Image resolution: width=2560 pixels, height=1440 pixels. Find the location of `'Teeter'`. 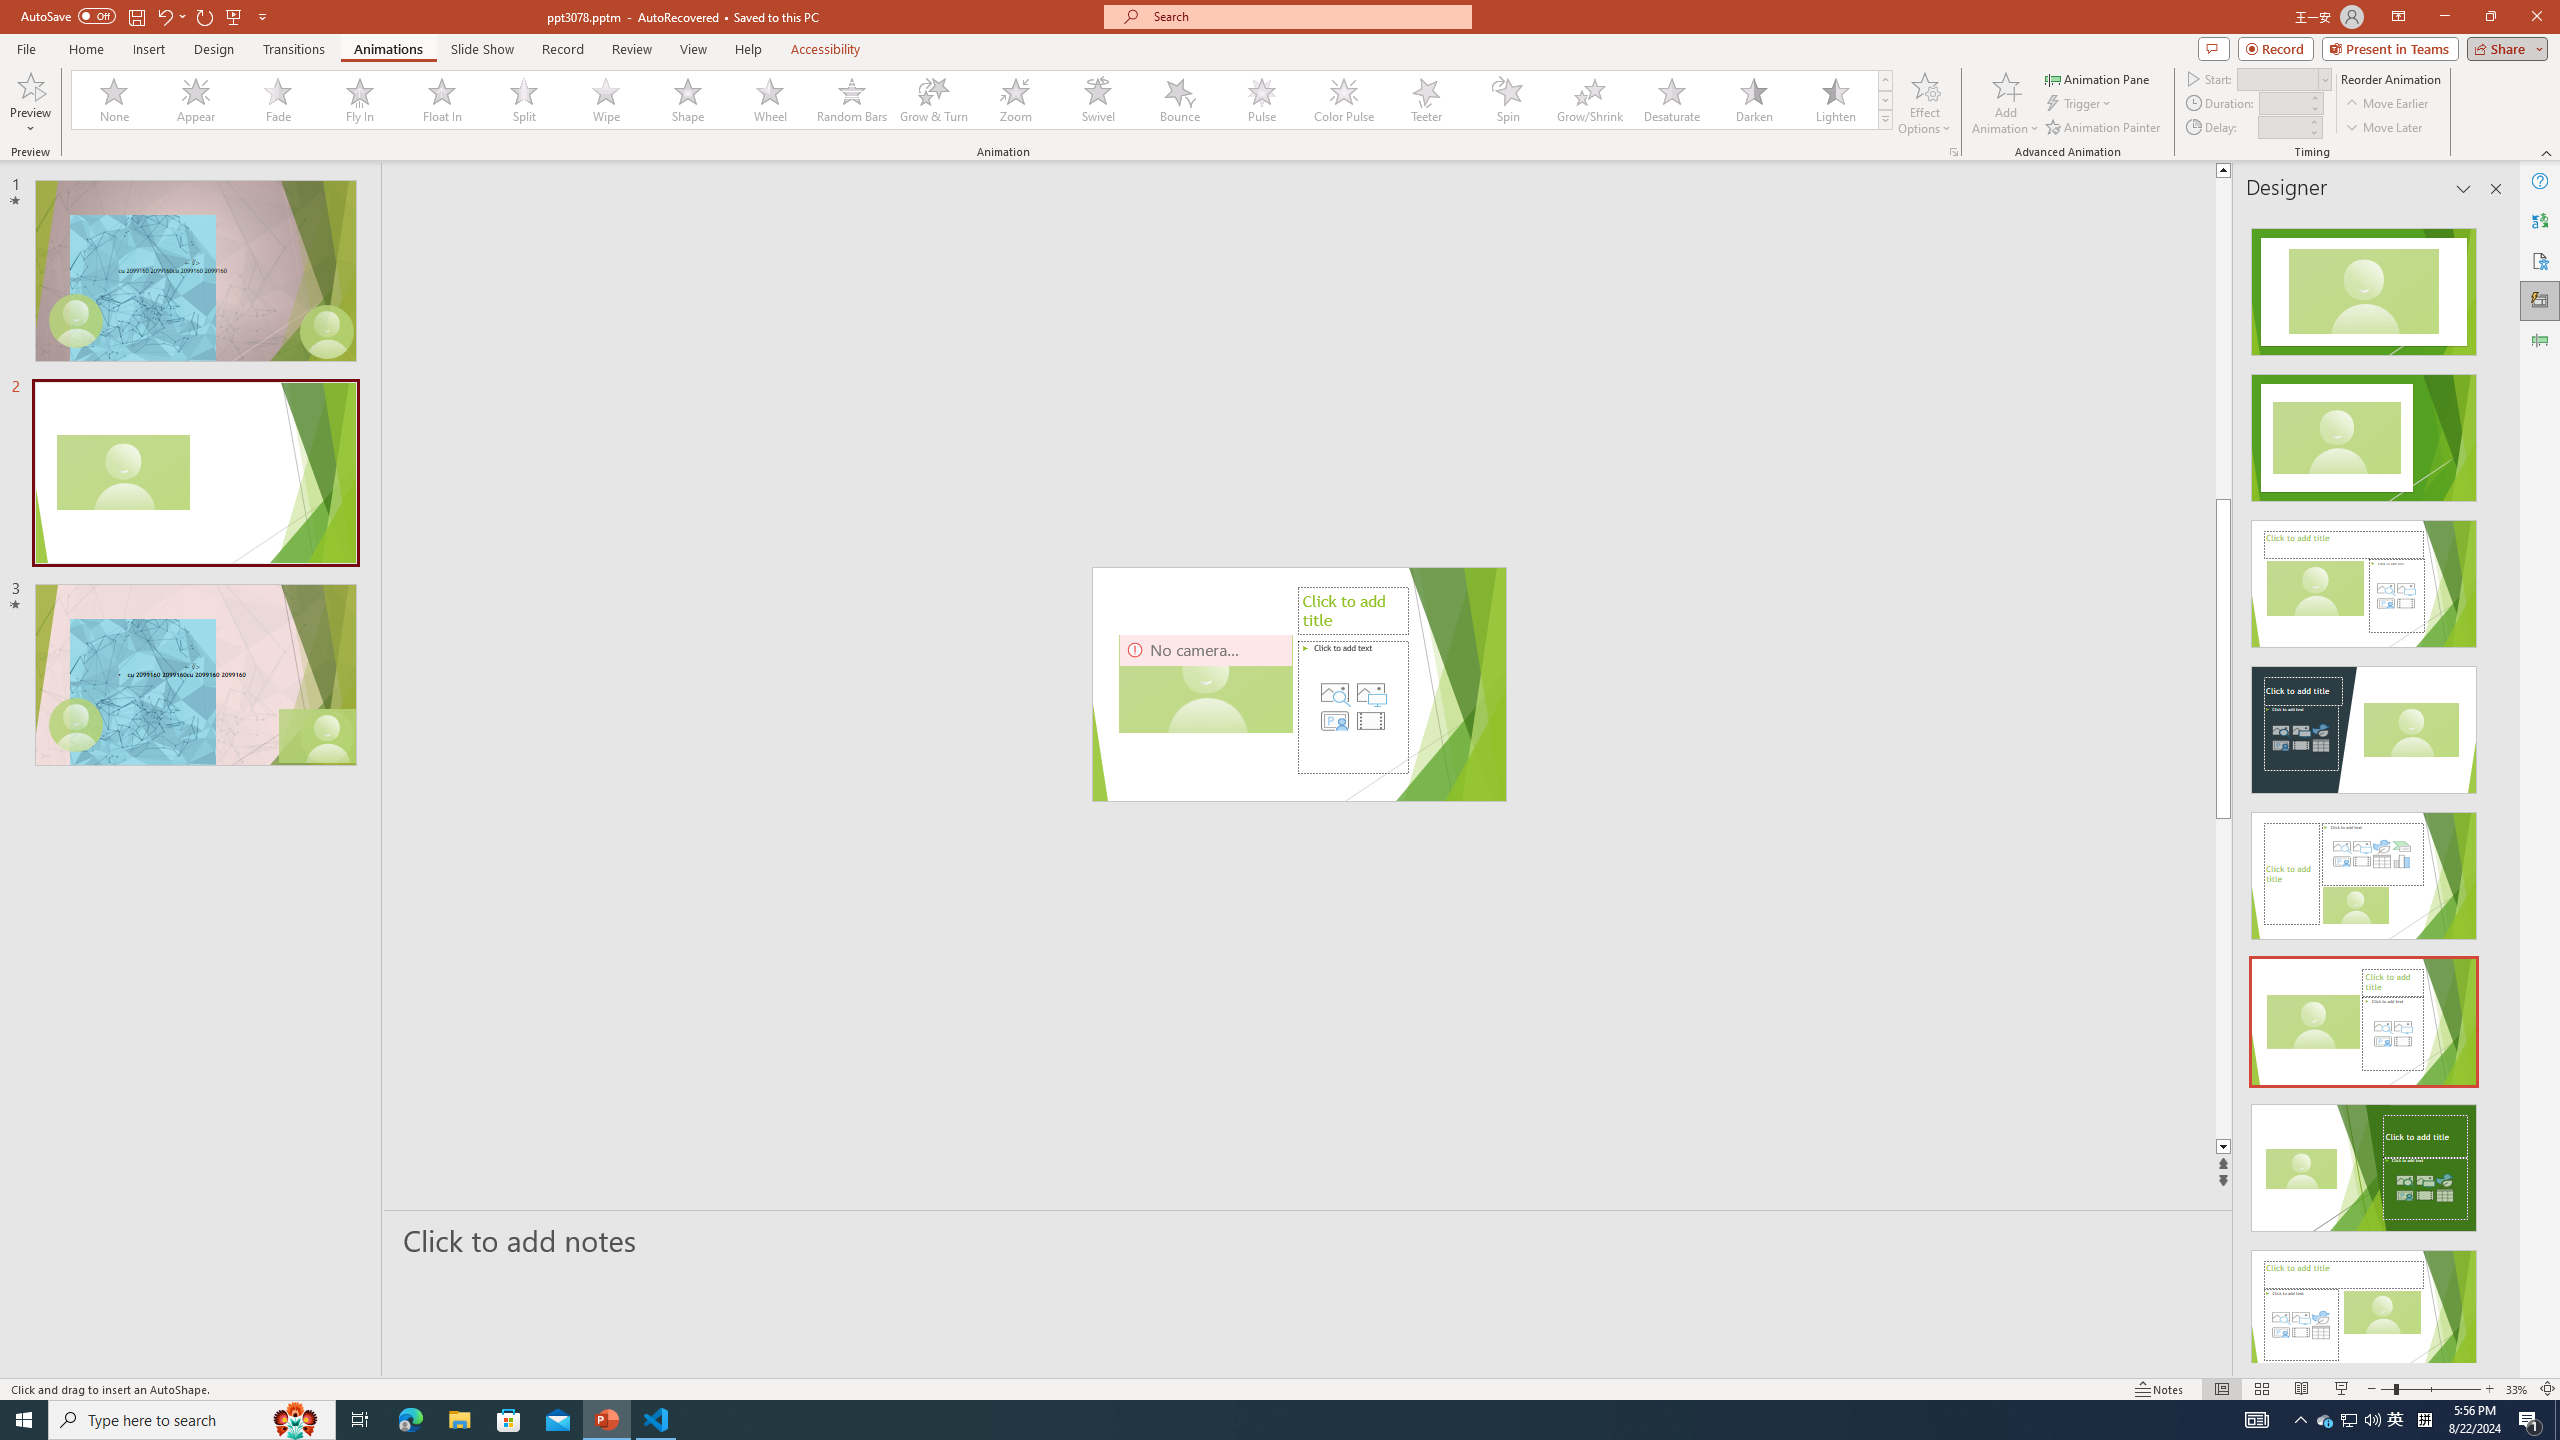

'Teeter' is located at coordinates (1424, 99).